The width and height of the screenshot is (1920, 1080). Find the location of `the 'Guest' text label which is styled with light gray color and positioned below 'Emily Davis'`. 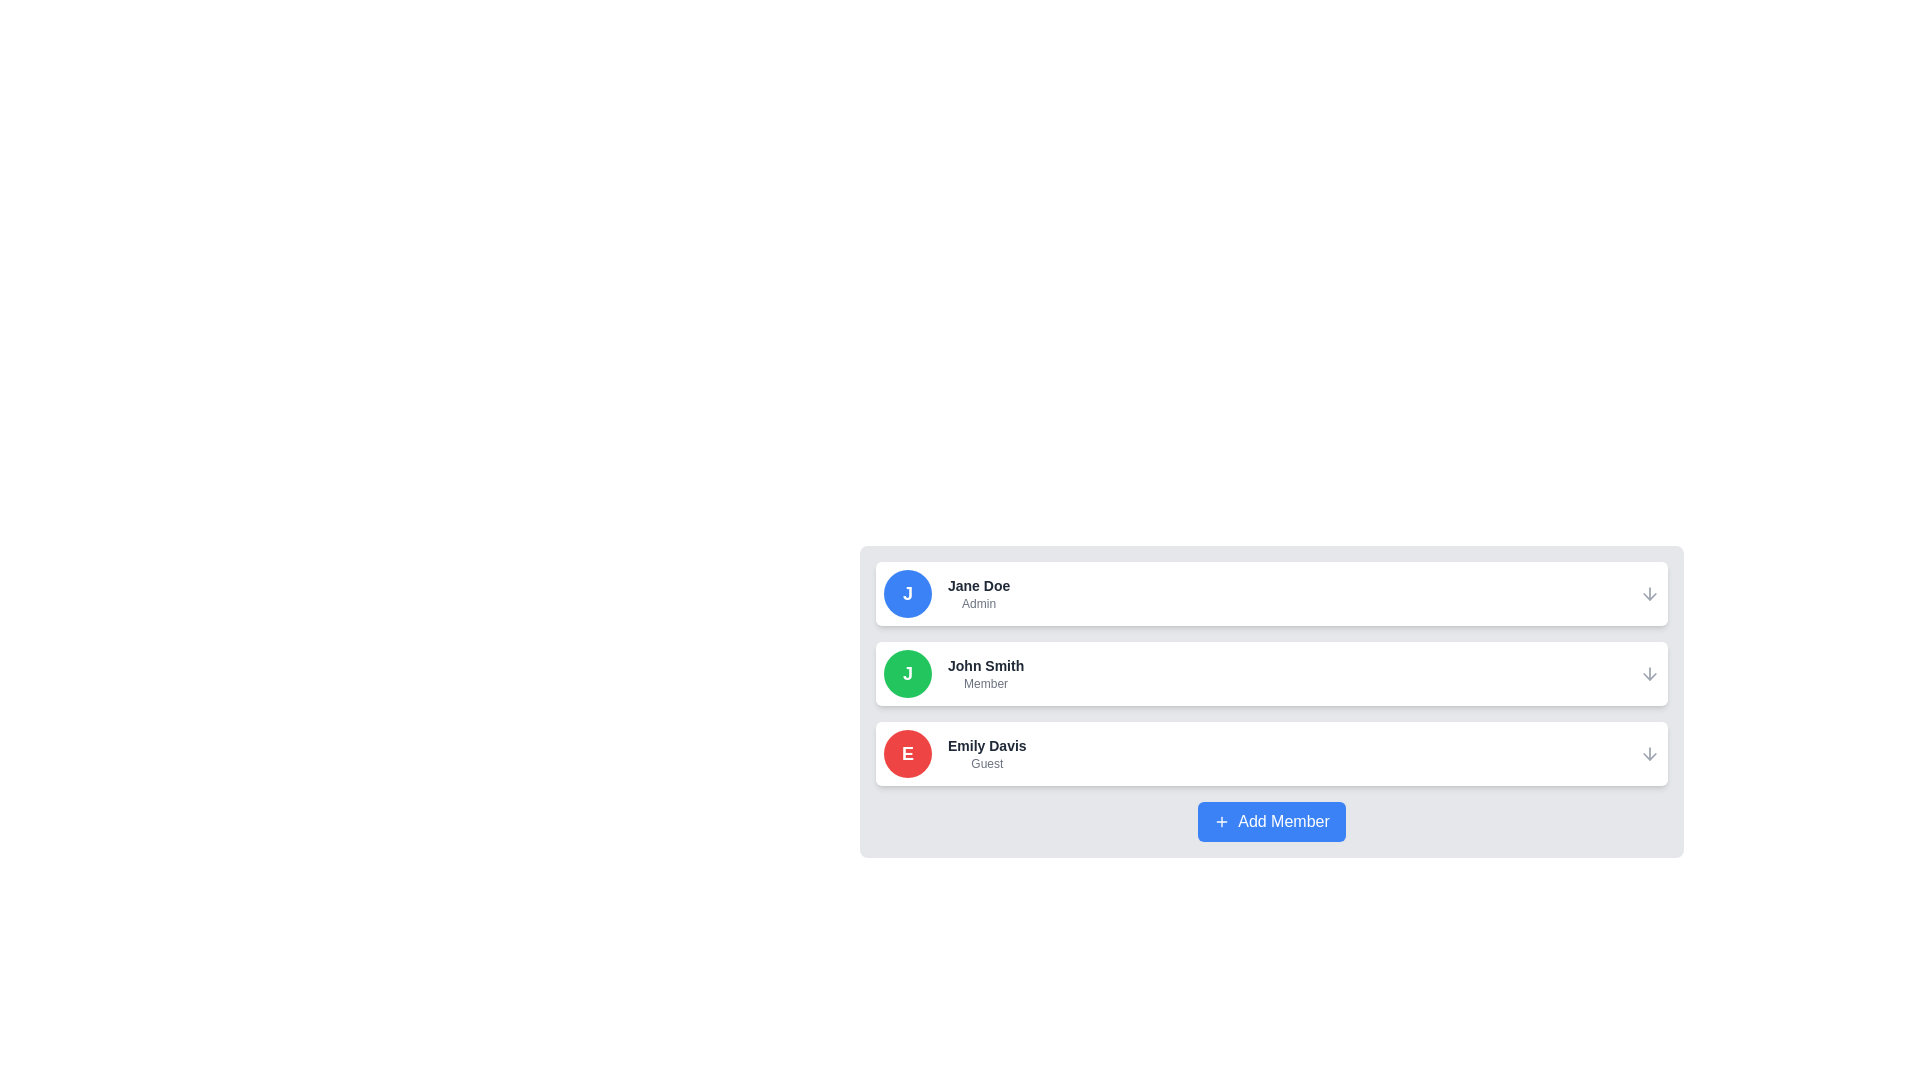

the 'Guest' text label which is styled with light gray color and positioned below 'Emily Davis' is located at coordinates (987, 763).